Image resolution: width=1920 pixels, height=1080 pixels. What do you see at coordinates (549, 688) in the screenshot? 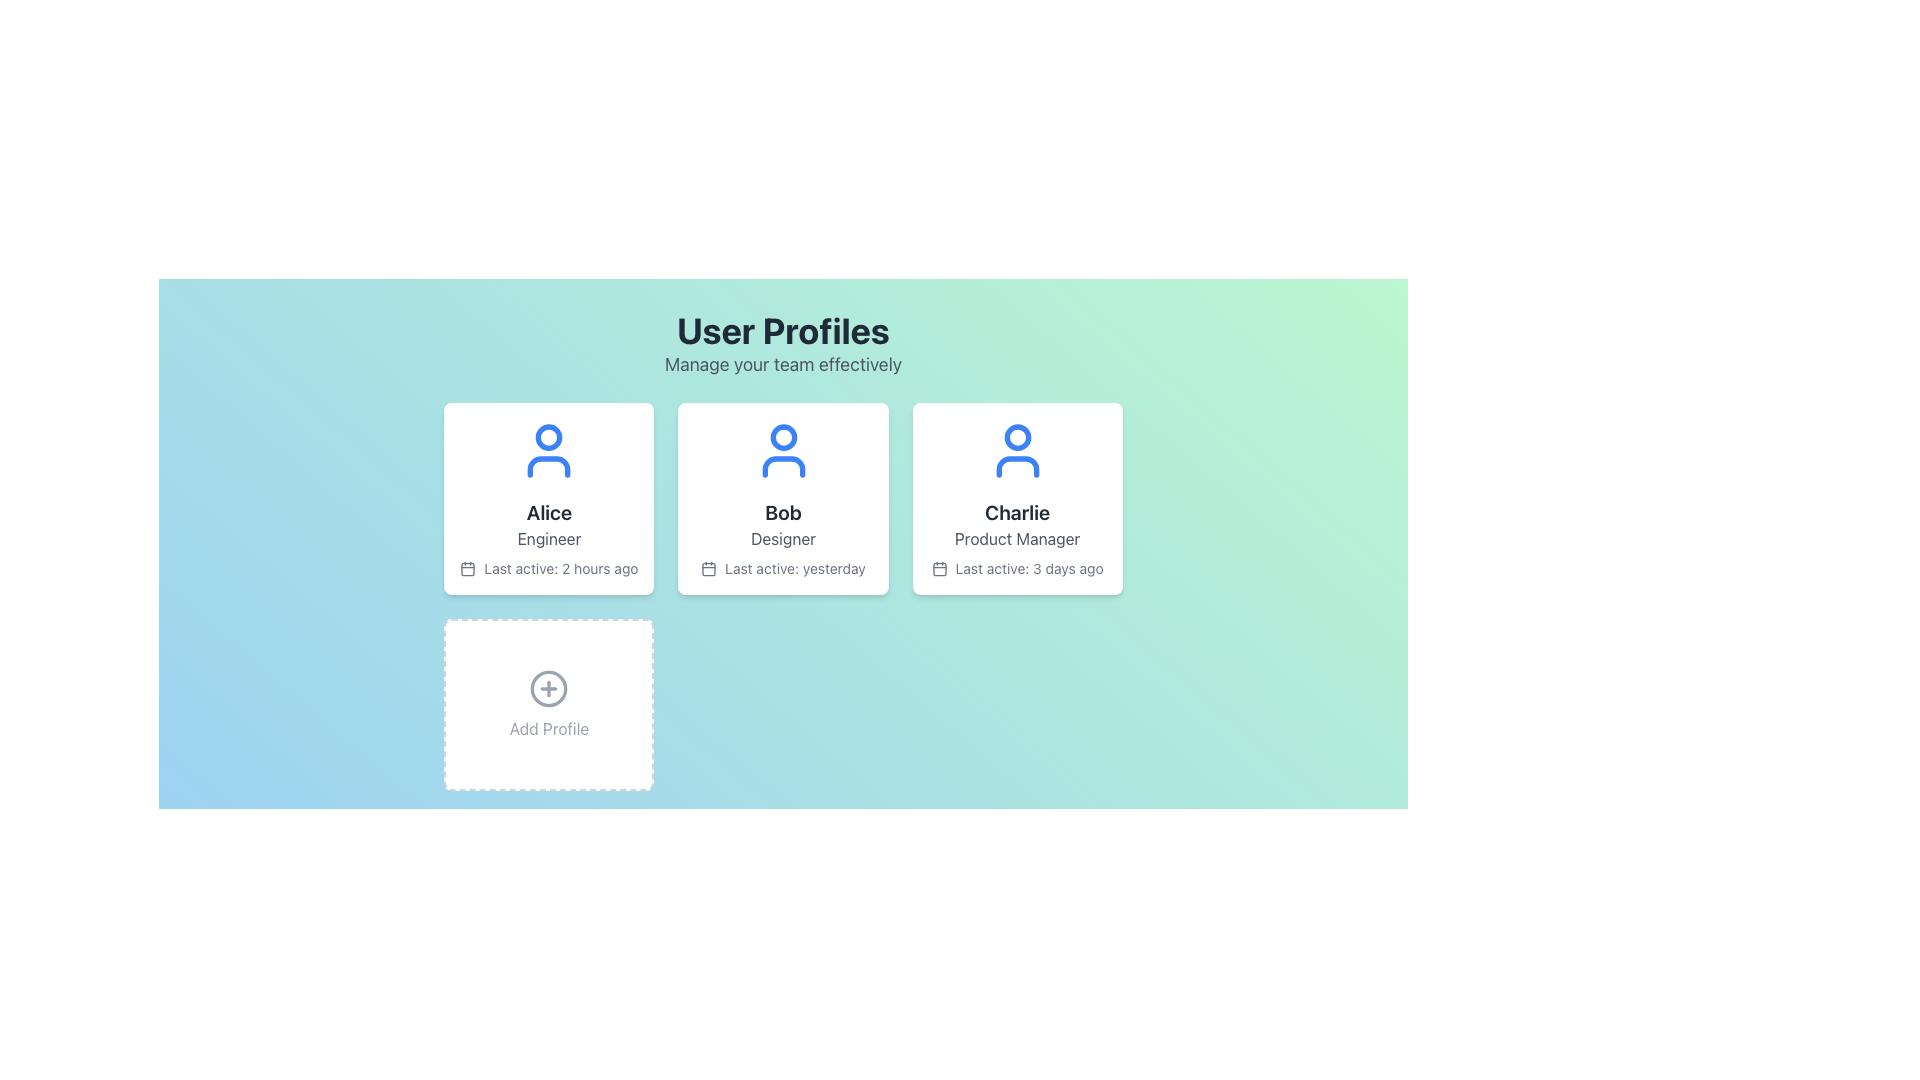
I see `the SVG Circle button for adding a new profile, located at the bottom row of the user profile grid layout` at bounding box center [549, 688].